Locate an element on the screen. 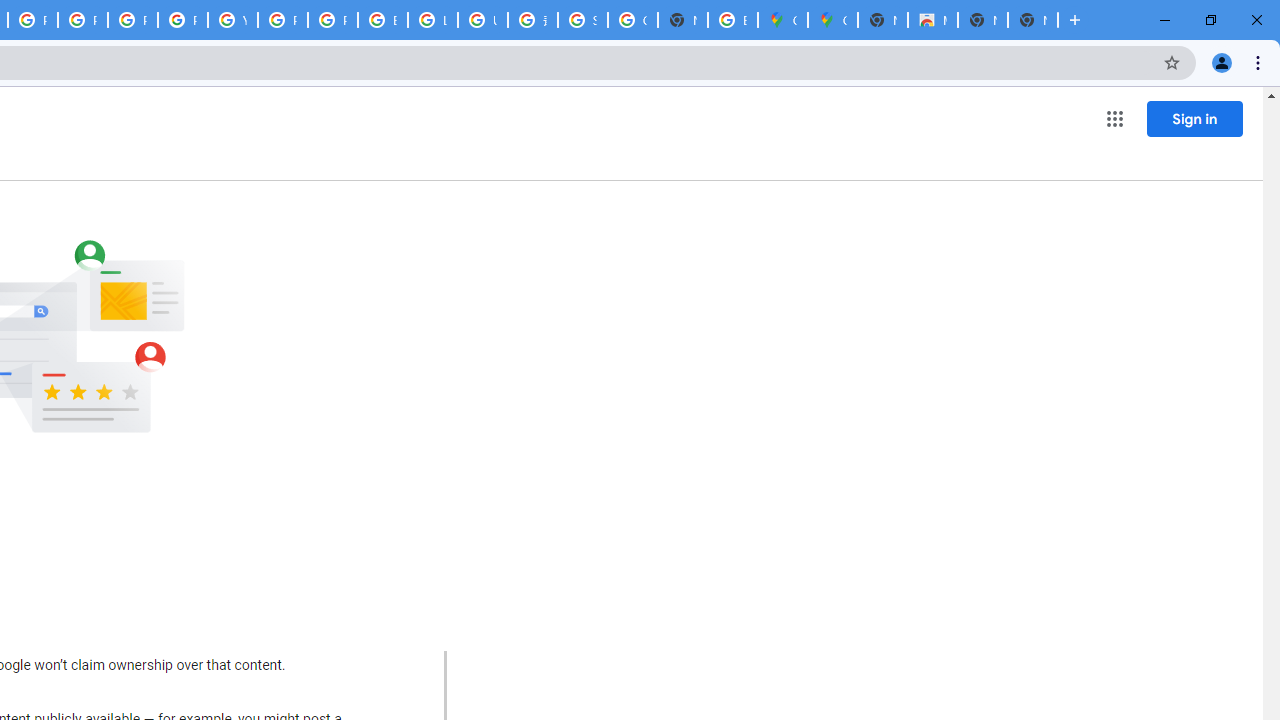 The image size is (1280, 720). 'Google Maps' is located at coordinates (781, 20).